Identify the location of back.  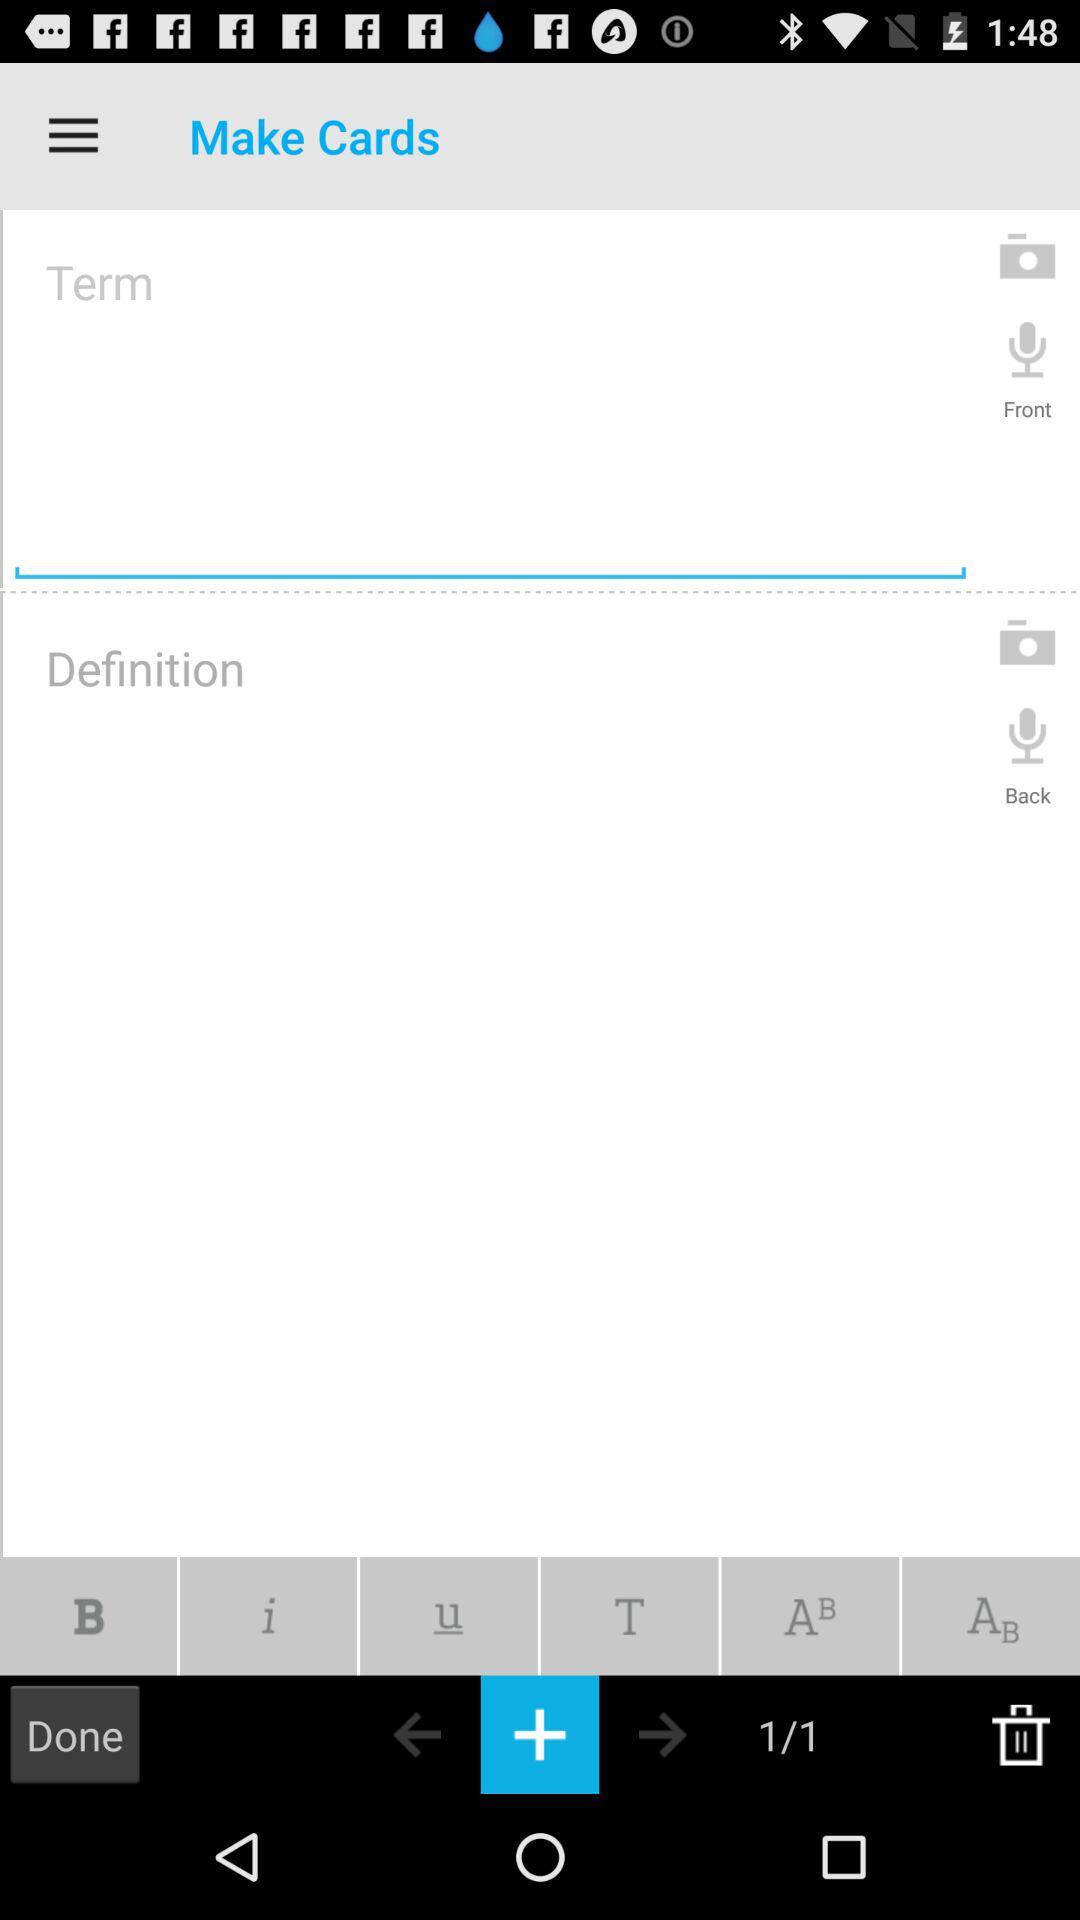
(1027, 733).